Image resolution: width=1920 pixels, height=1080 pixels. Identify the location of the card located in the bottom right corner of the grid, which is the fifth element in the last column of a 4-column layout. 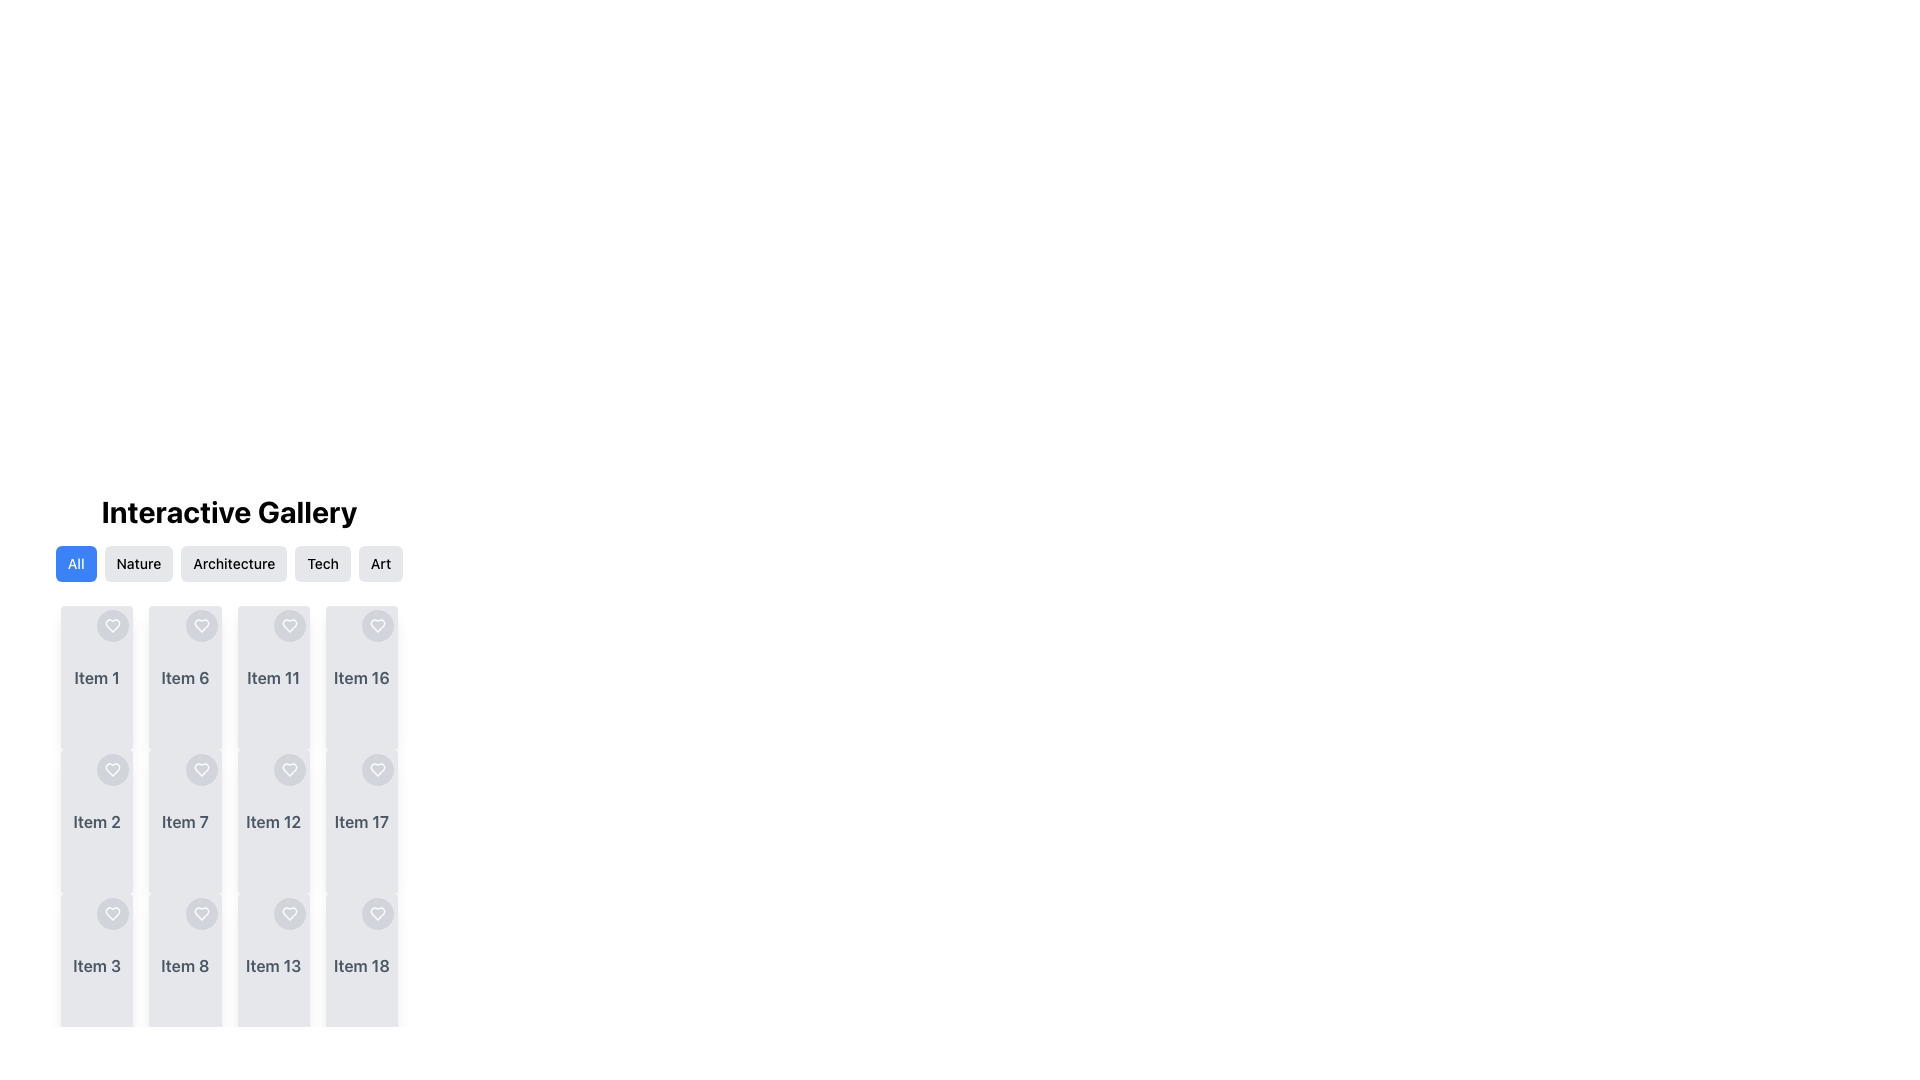
(361, 821).